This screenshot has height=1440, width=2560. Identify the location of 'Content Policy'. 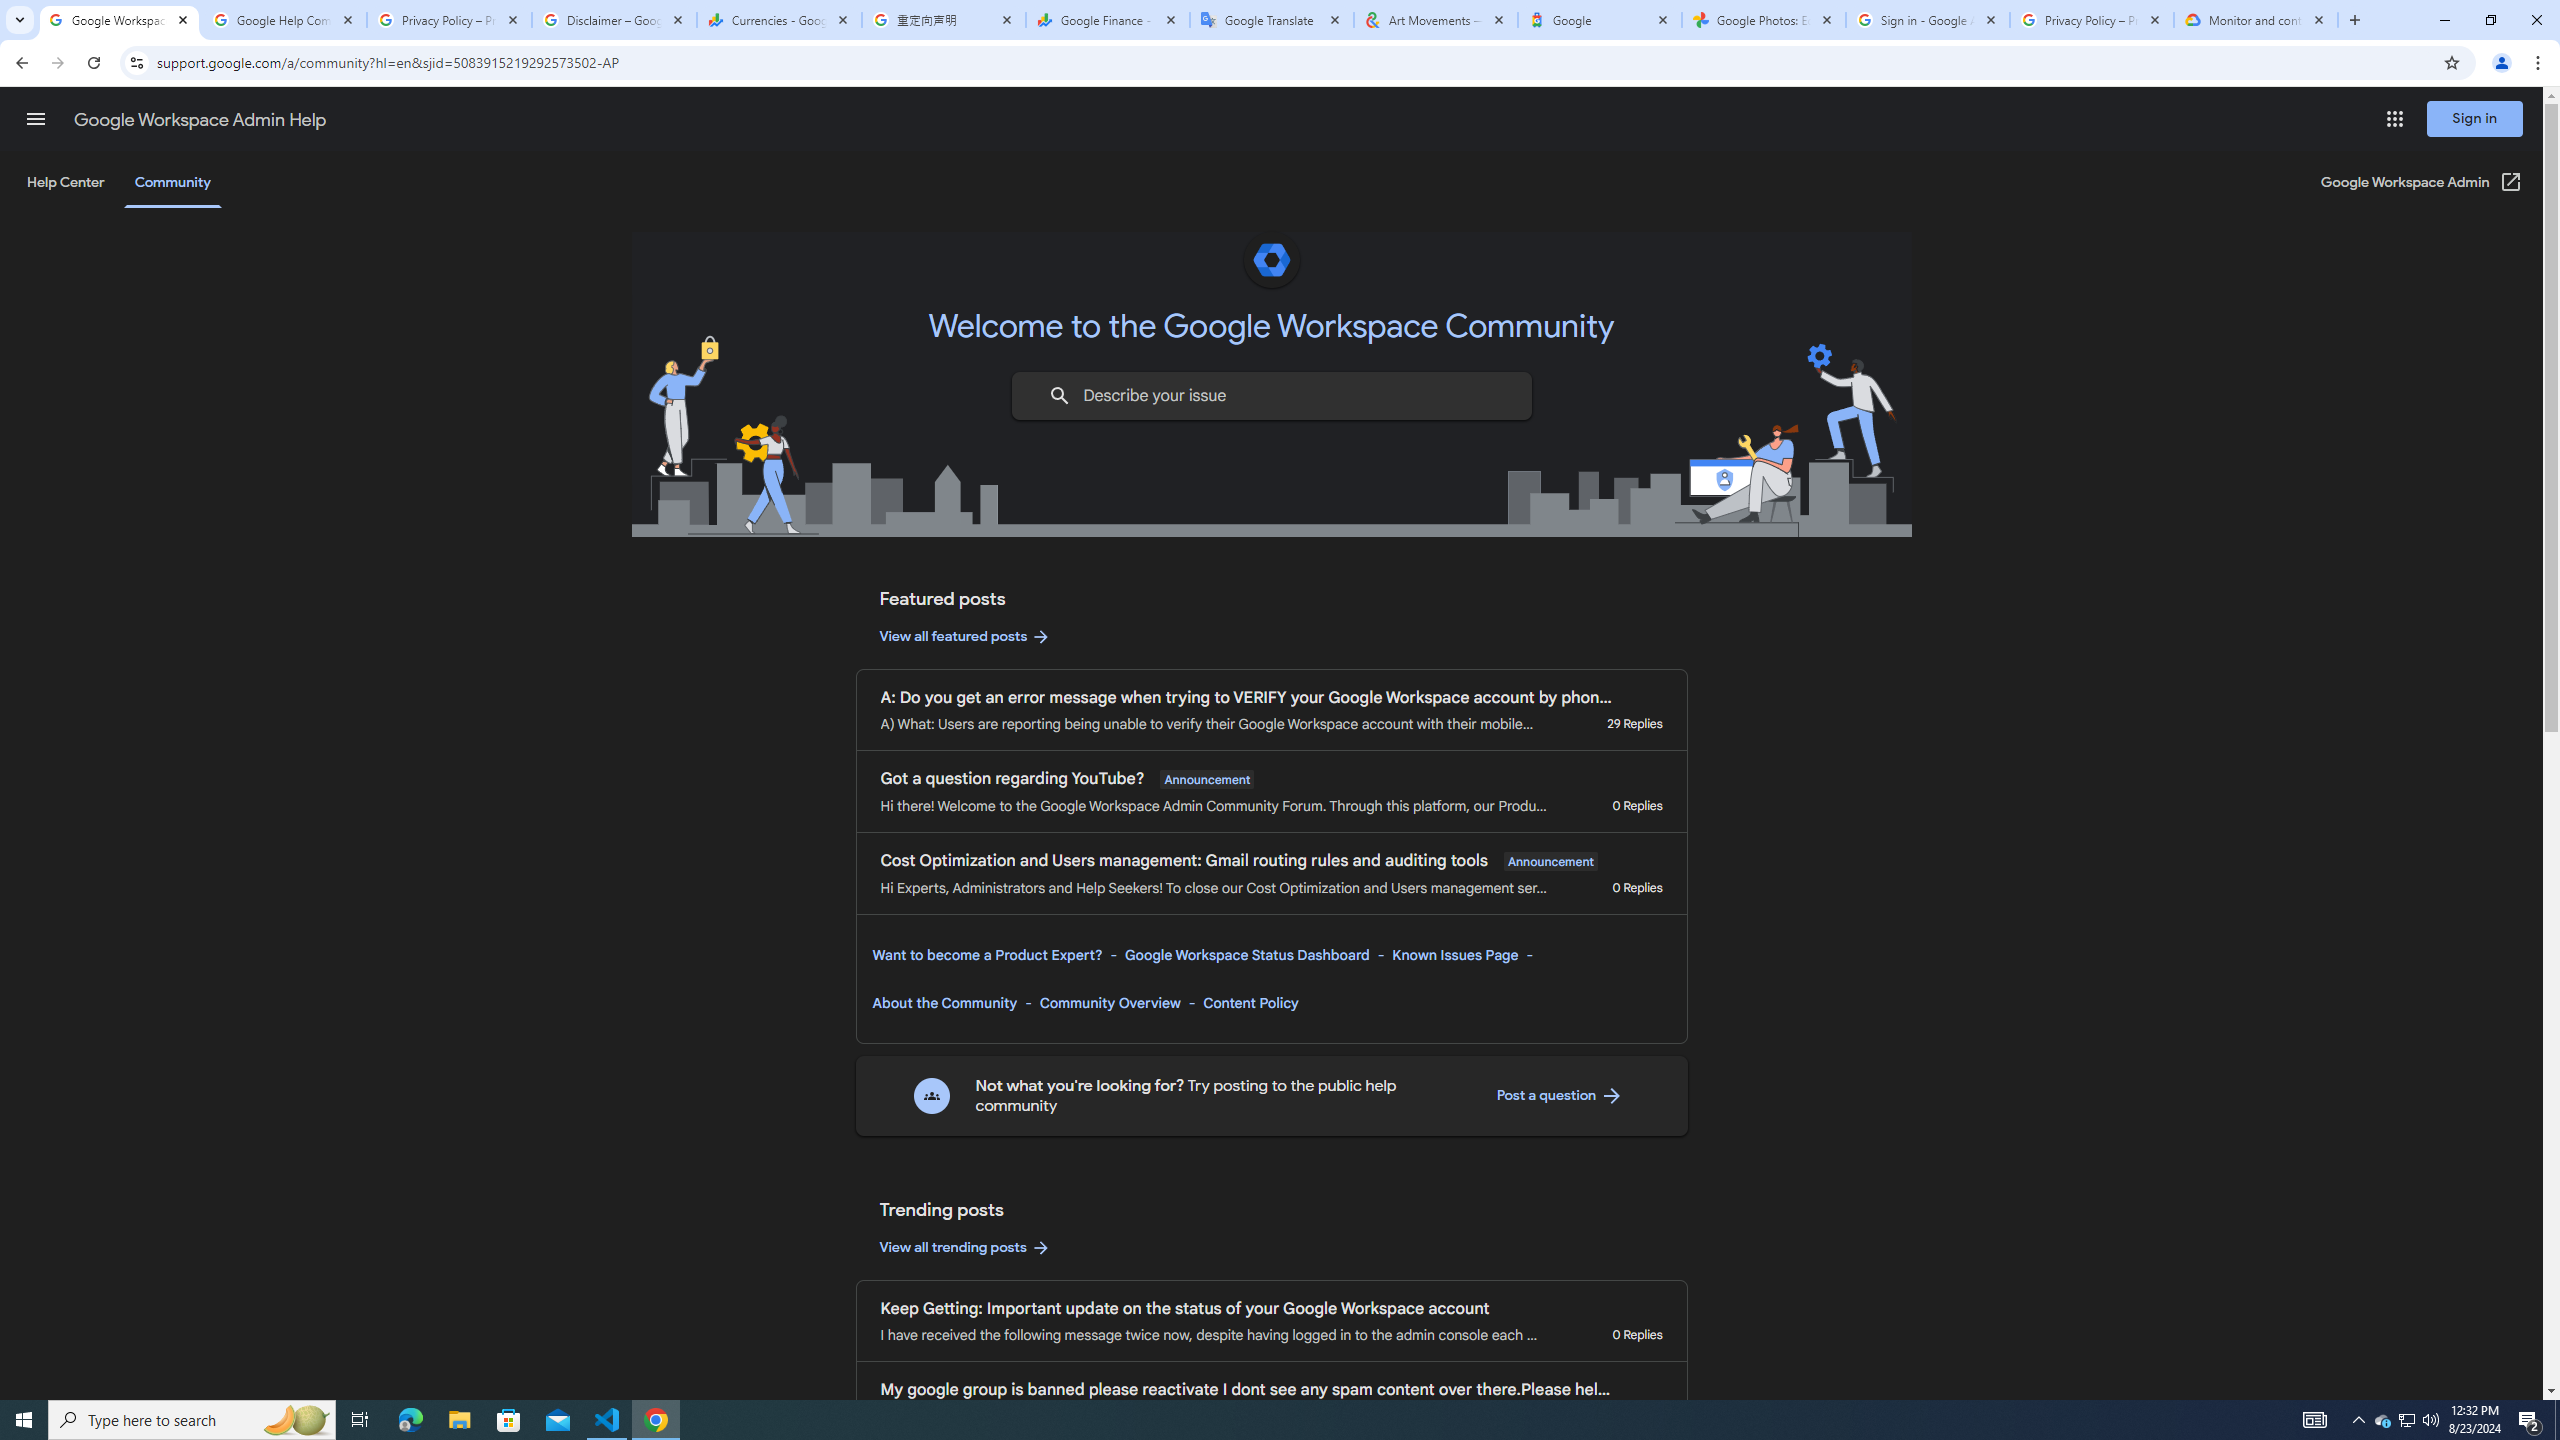
(1250, 1002).